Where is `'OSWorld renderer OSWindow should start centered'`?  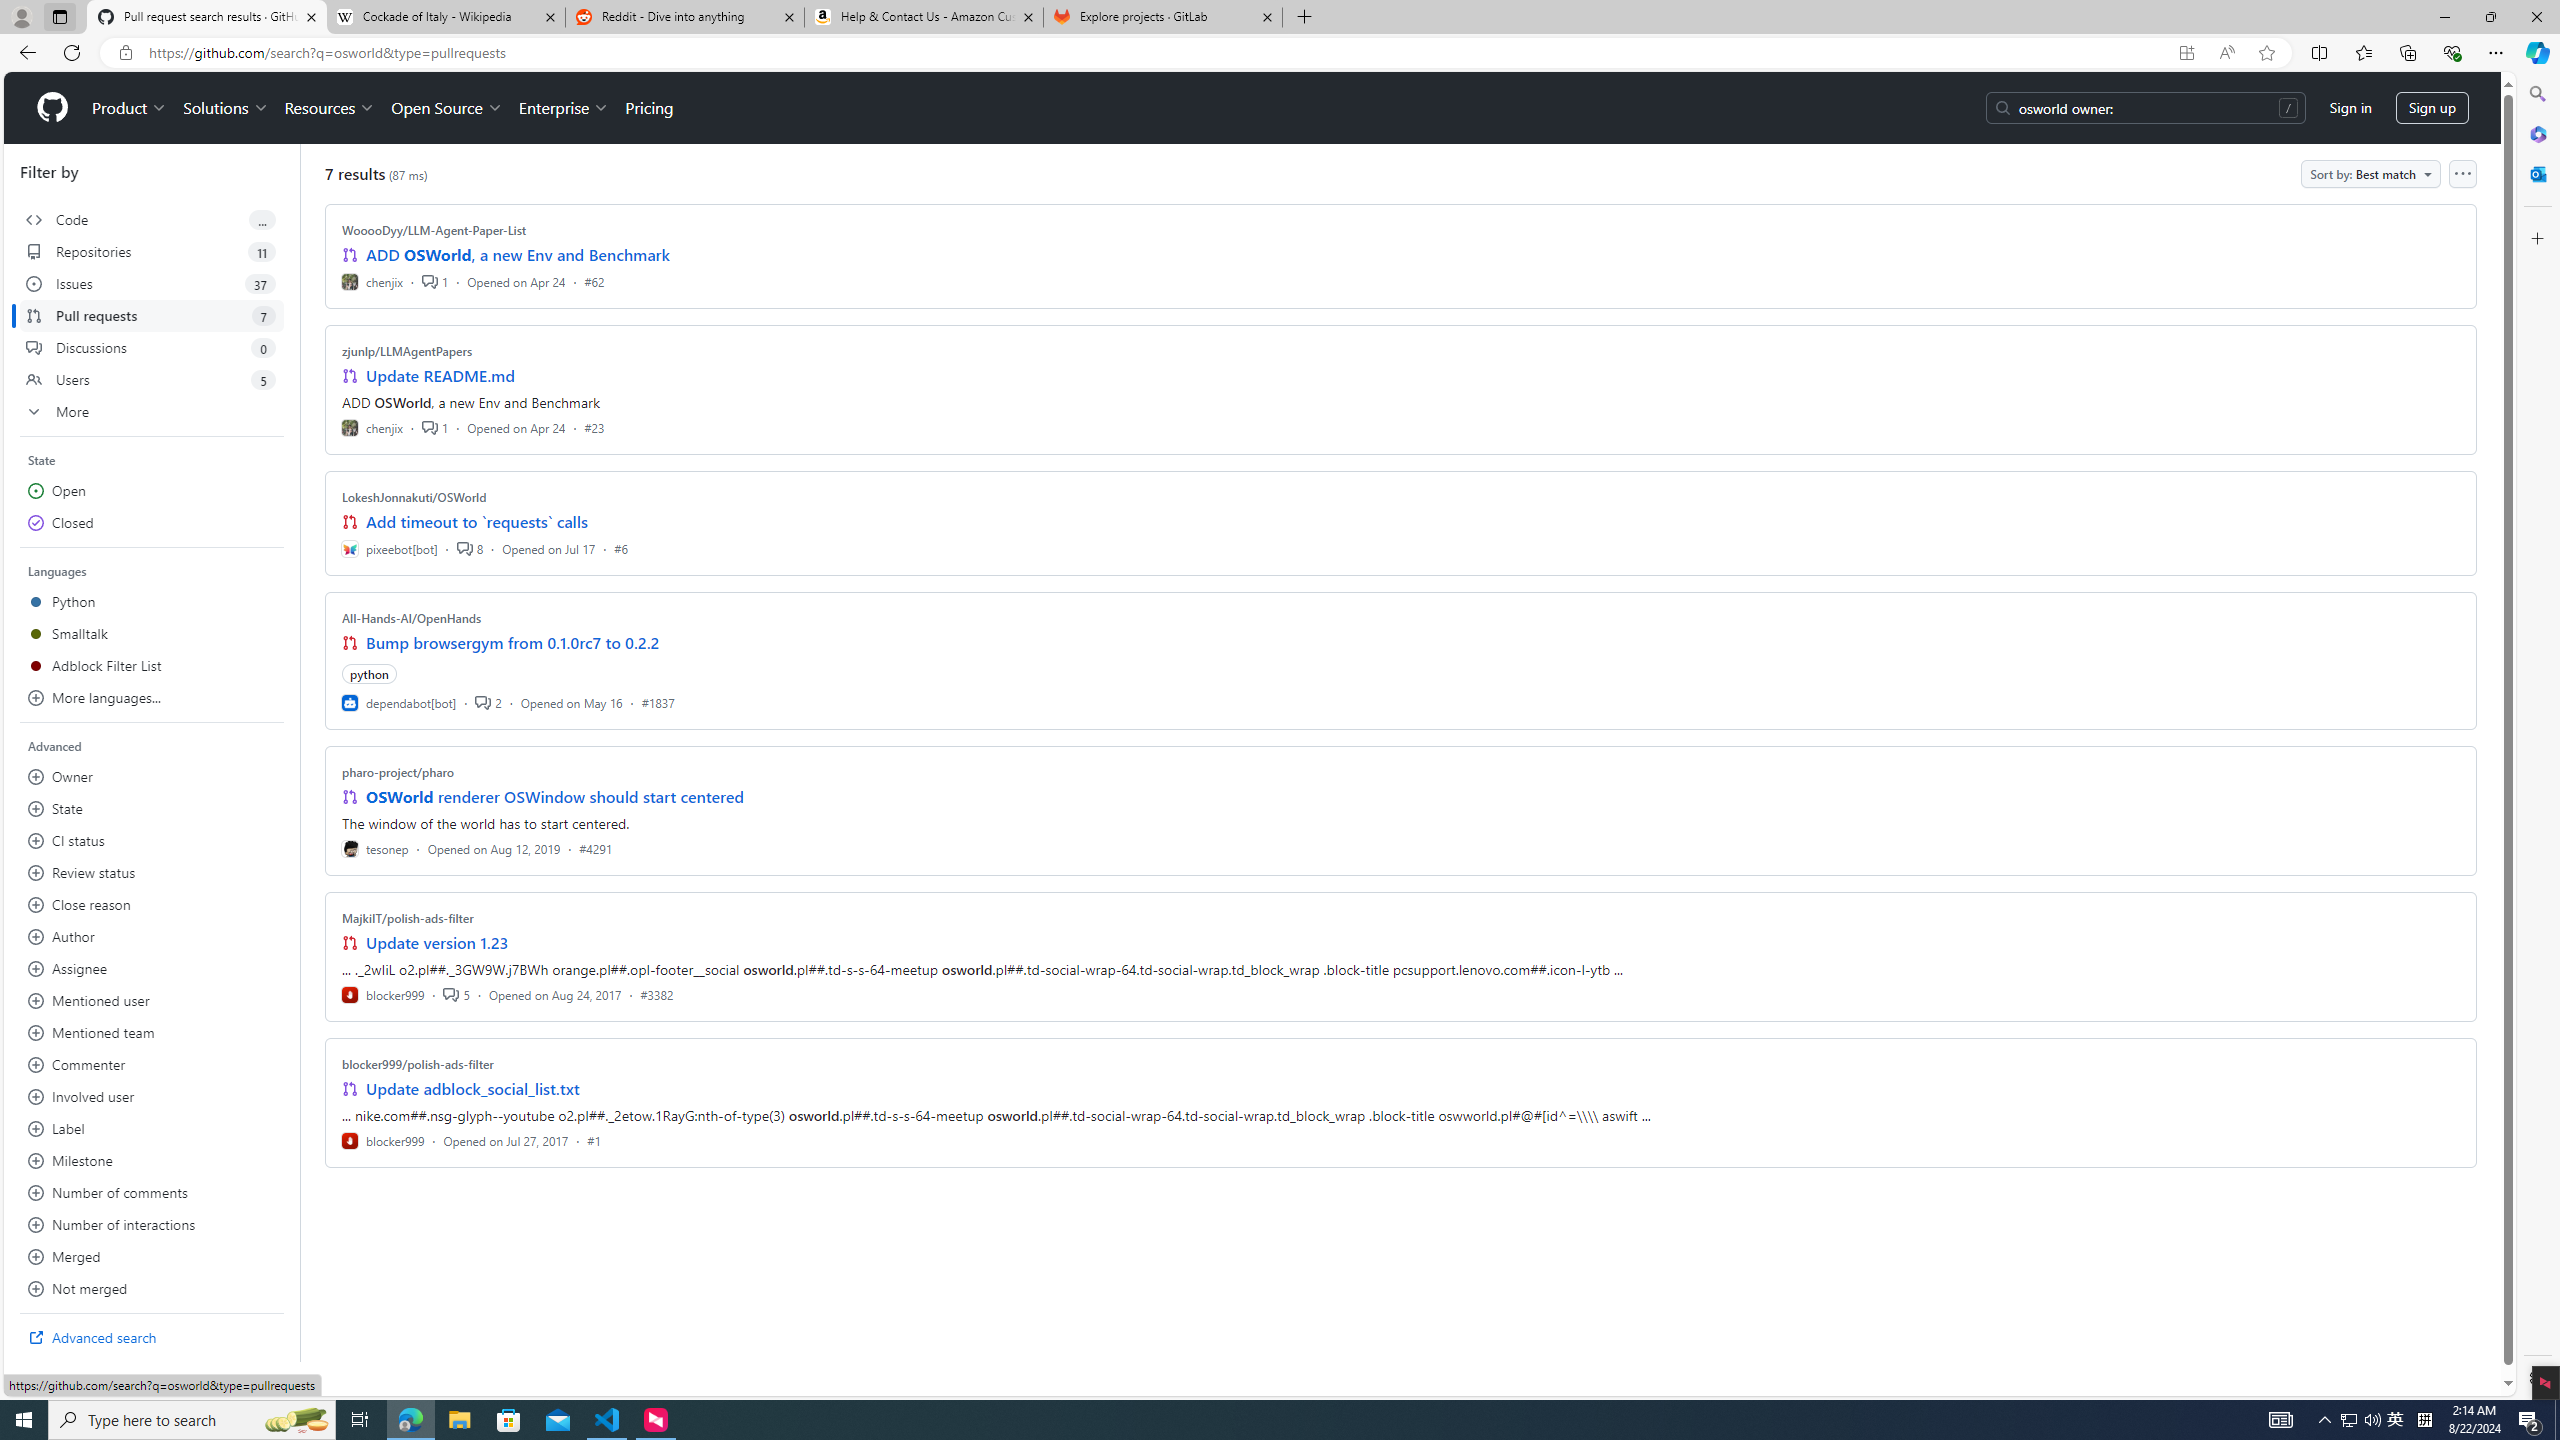
'OSWorld renderer OSWindow should start centered' is located at coordinates (554, 796).